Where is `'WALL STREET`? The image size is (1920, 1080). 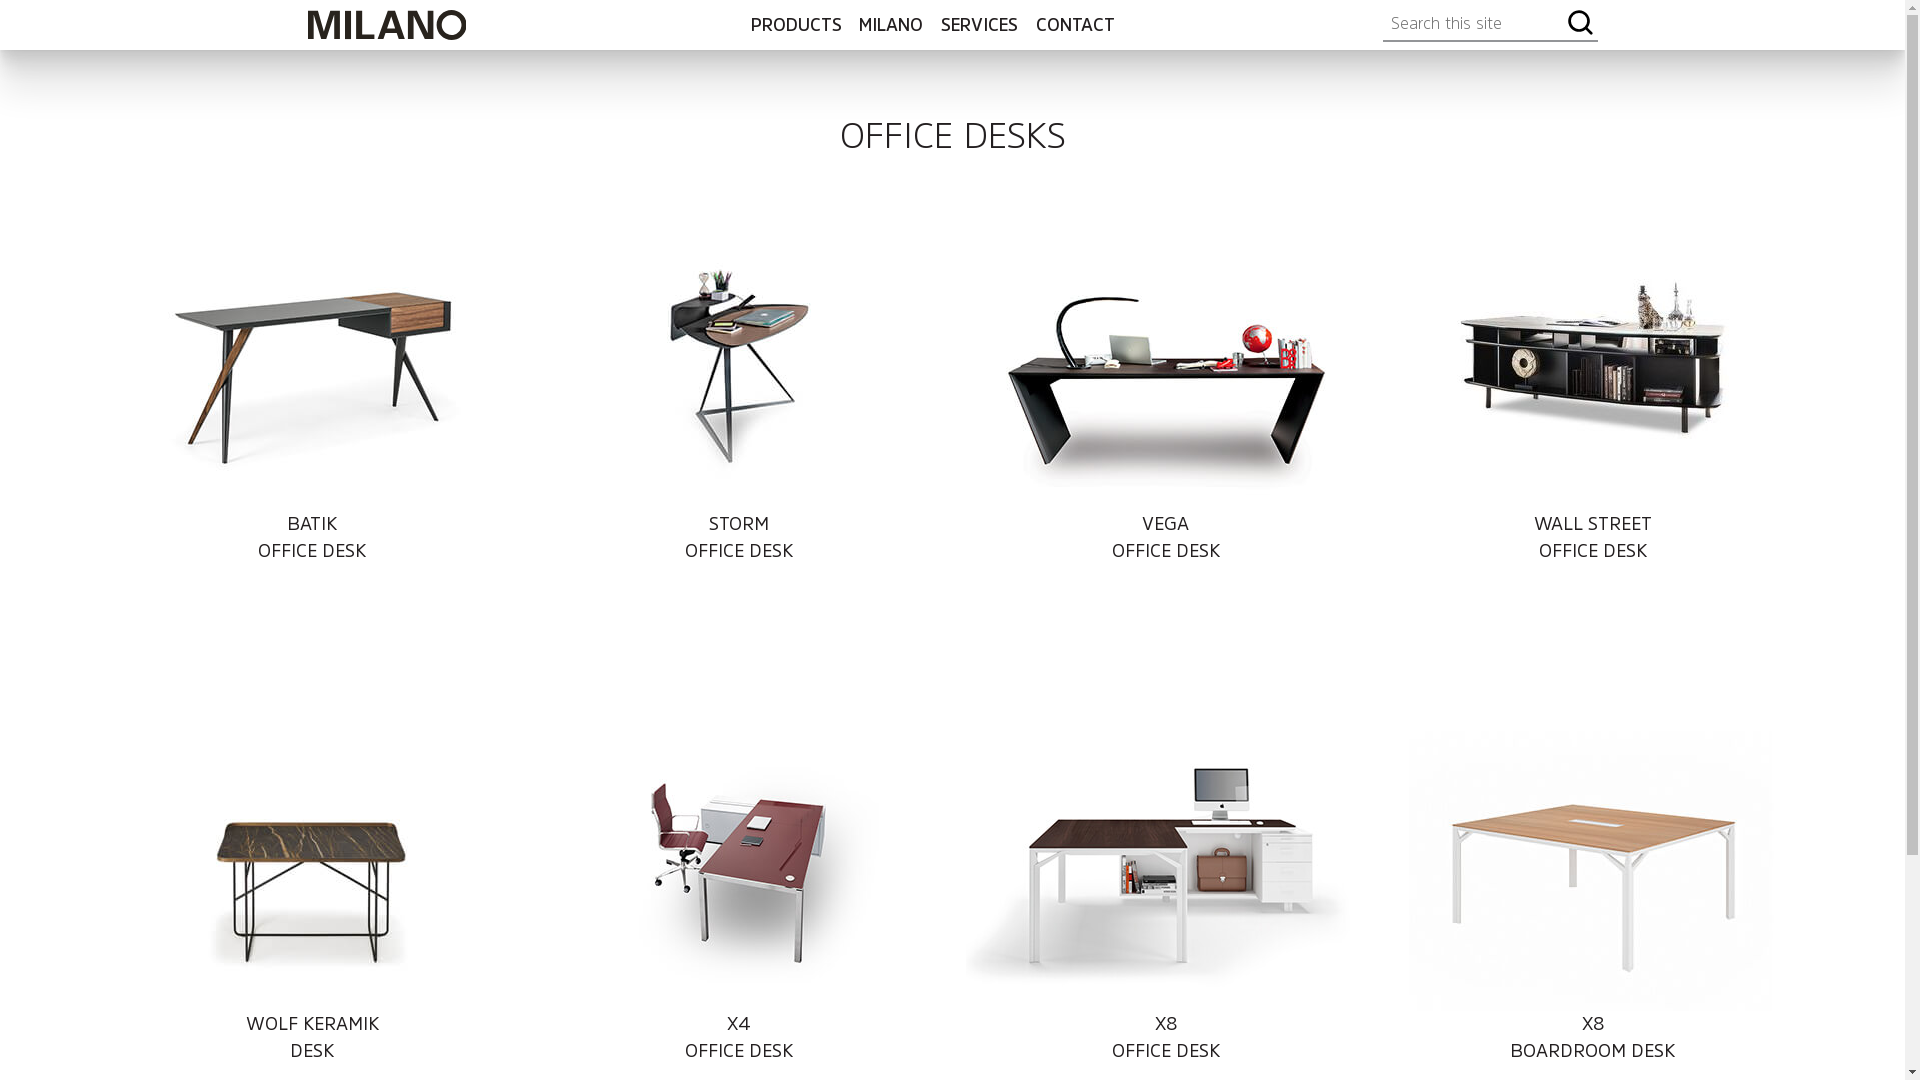
'WALL STREET is located at coordinates (1592, 410).